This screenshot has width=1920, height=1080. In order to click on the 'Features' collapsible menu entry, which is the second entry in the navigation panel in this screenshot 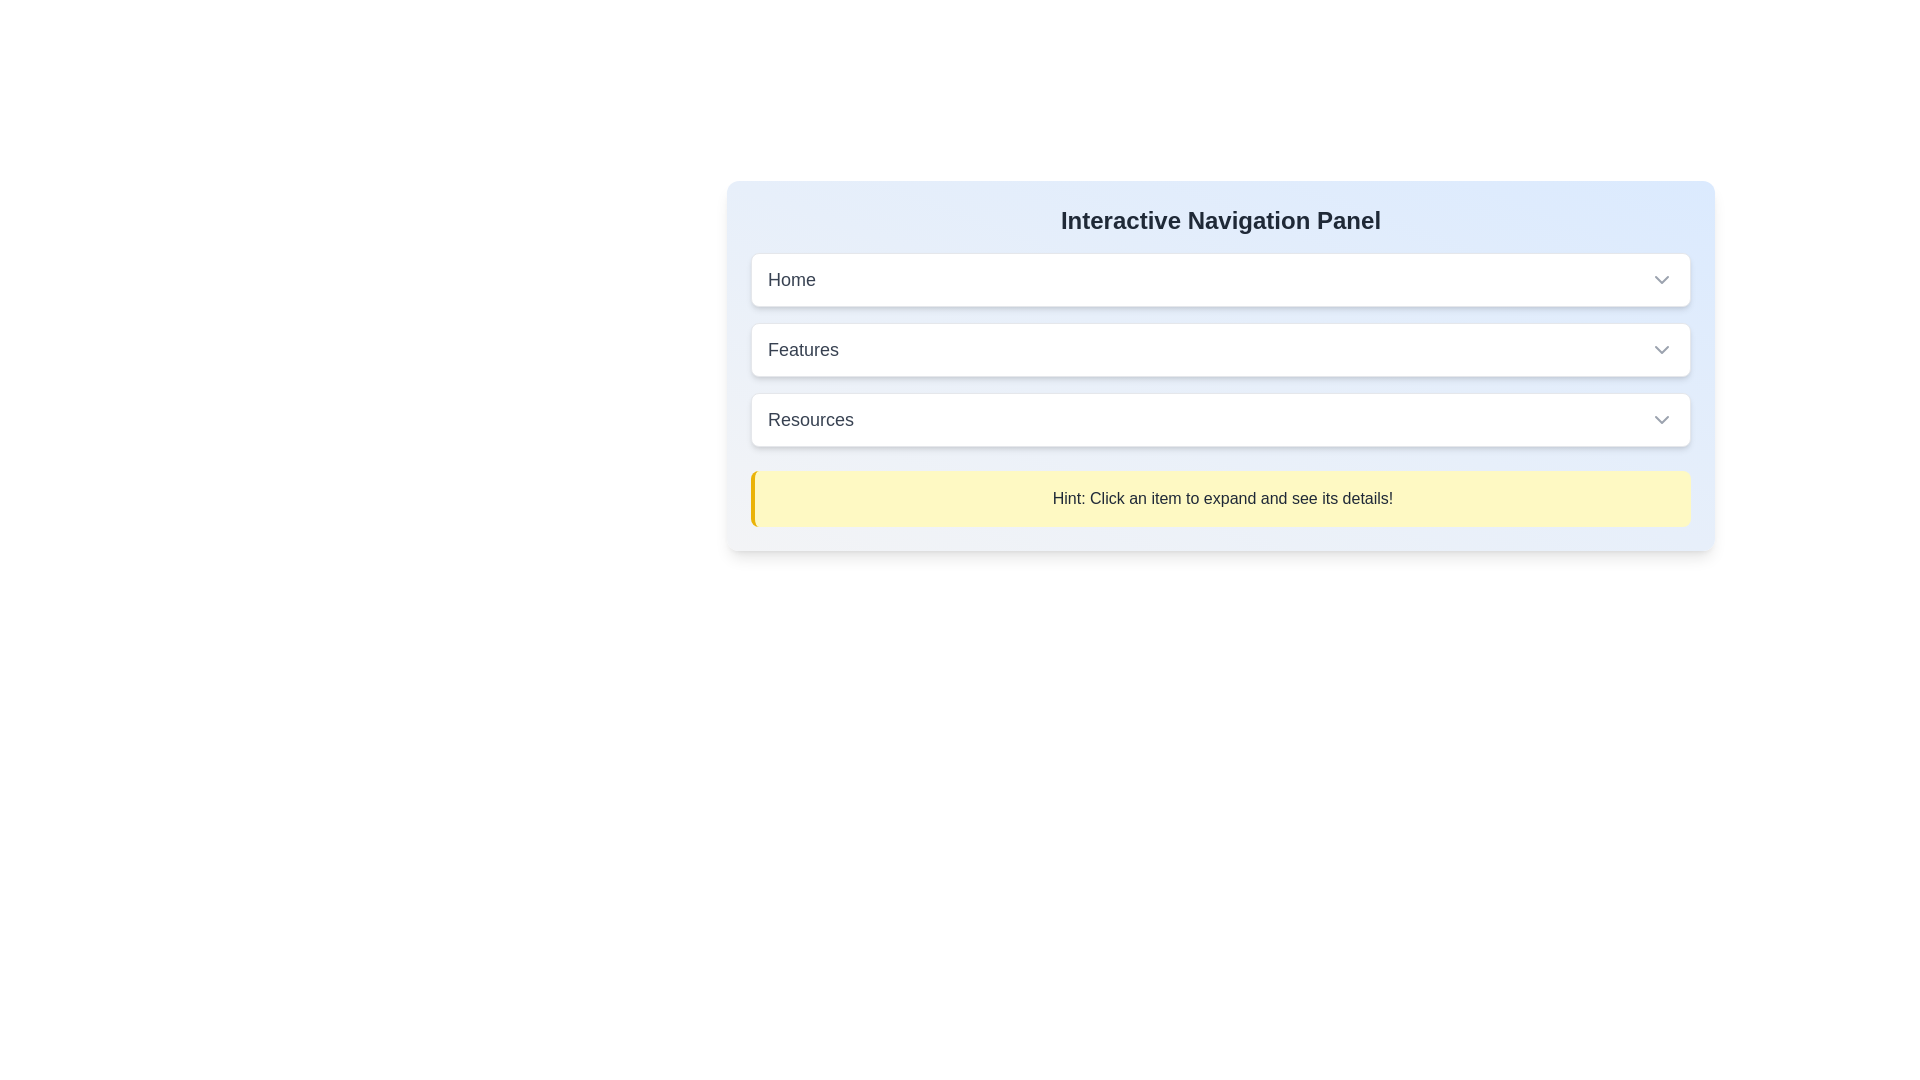, I will do `click(1219, 349)`.